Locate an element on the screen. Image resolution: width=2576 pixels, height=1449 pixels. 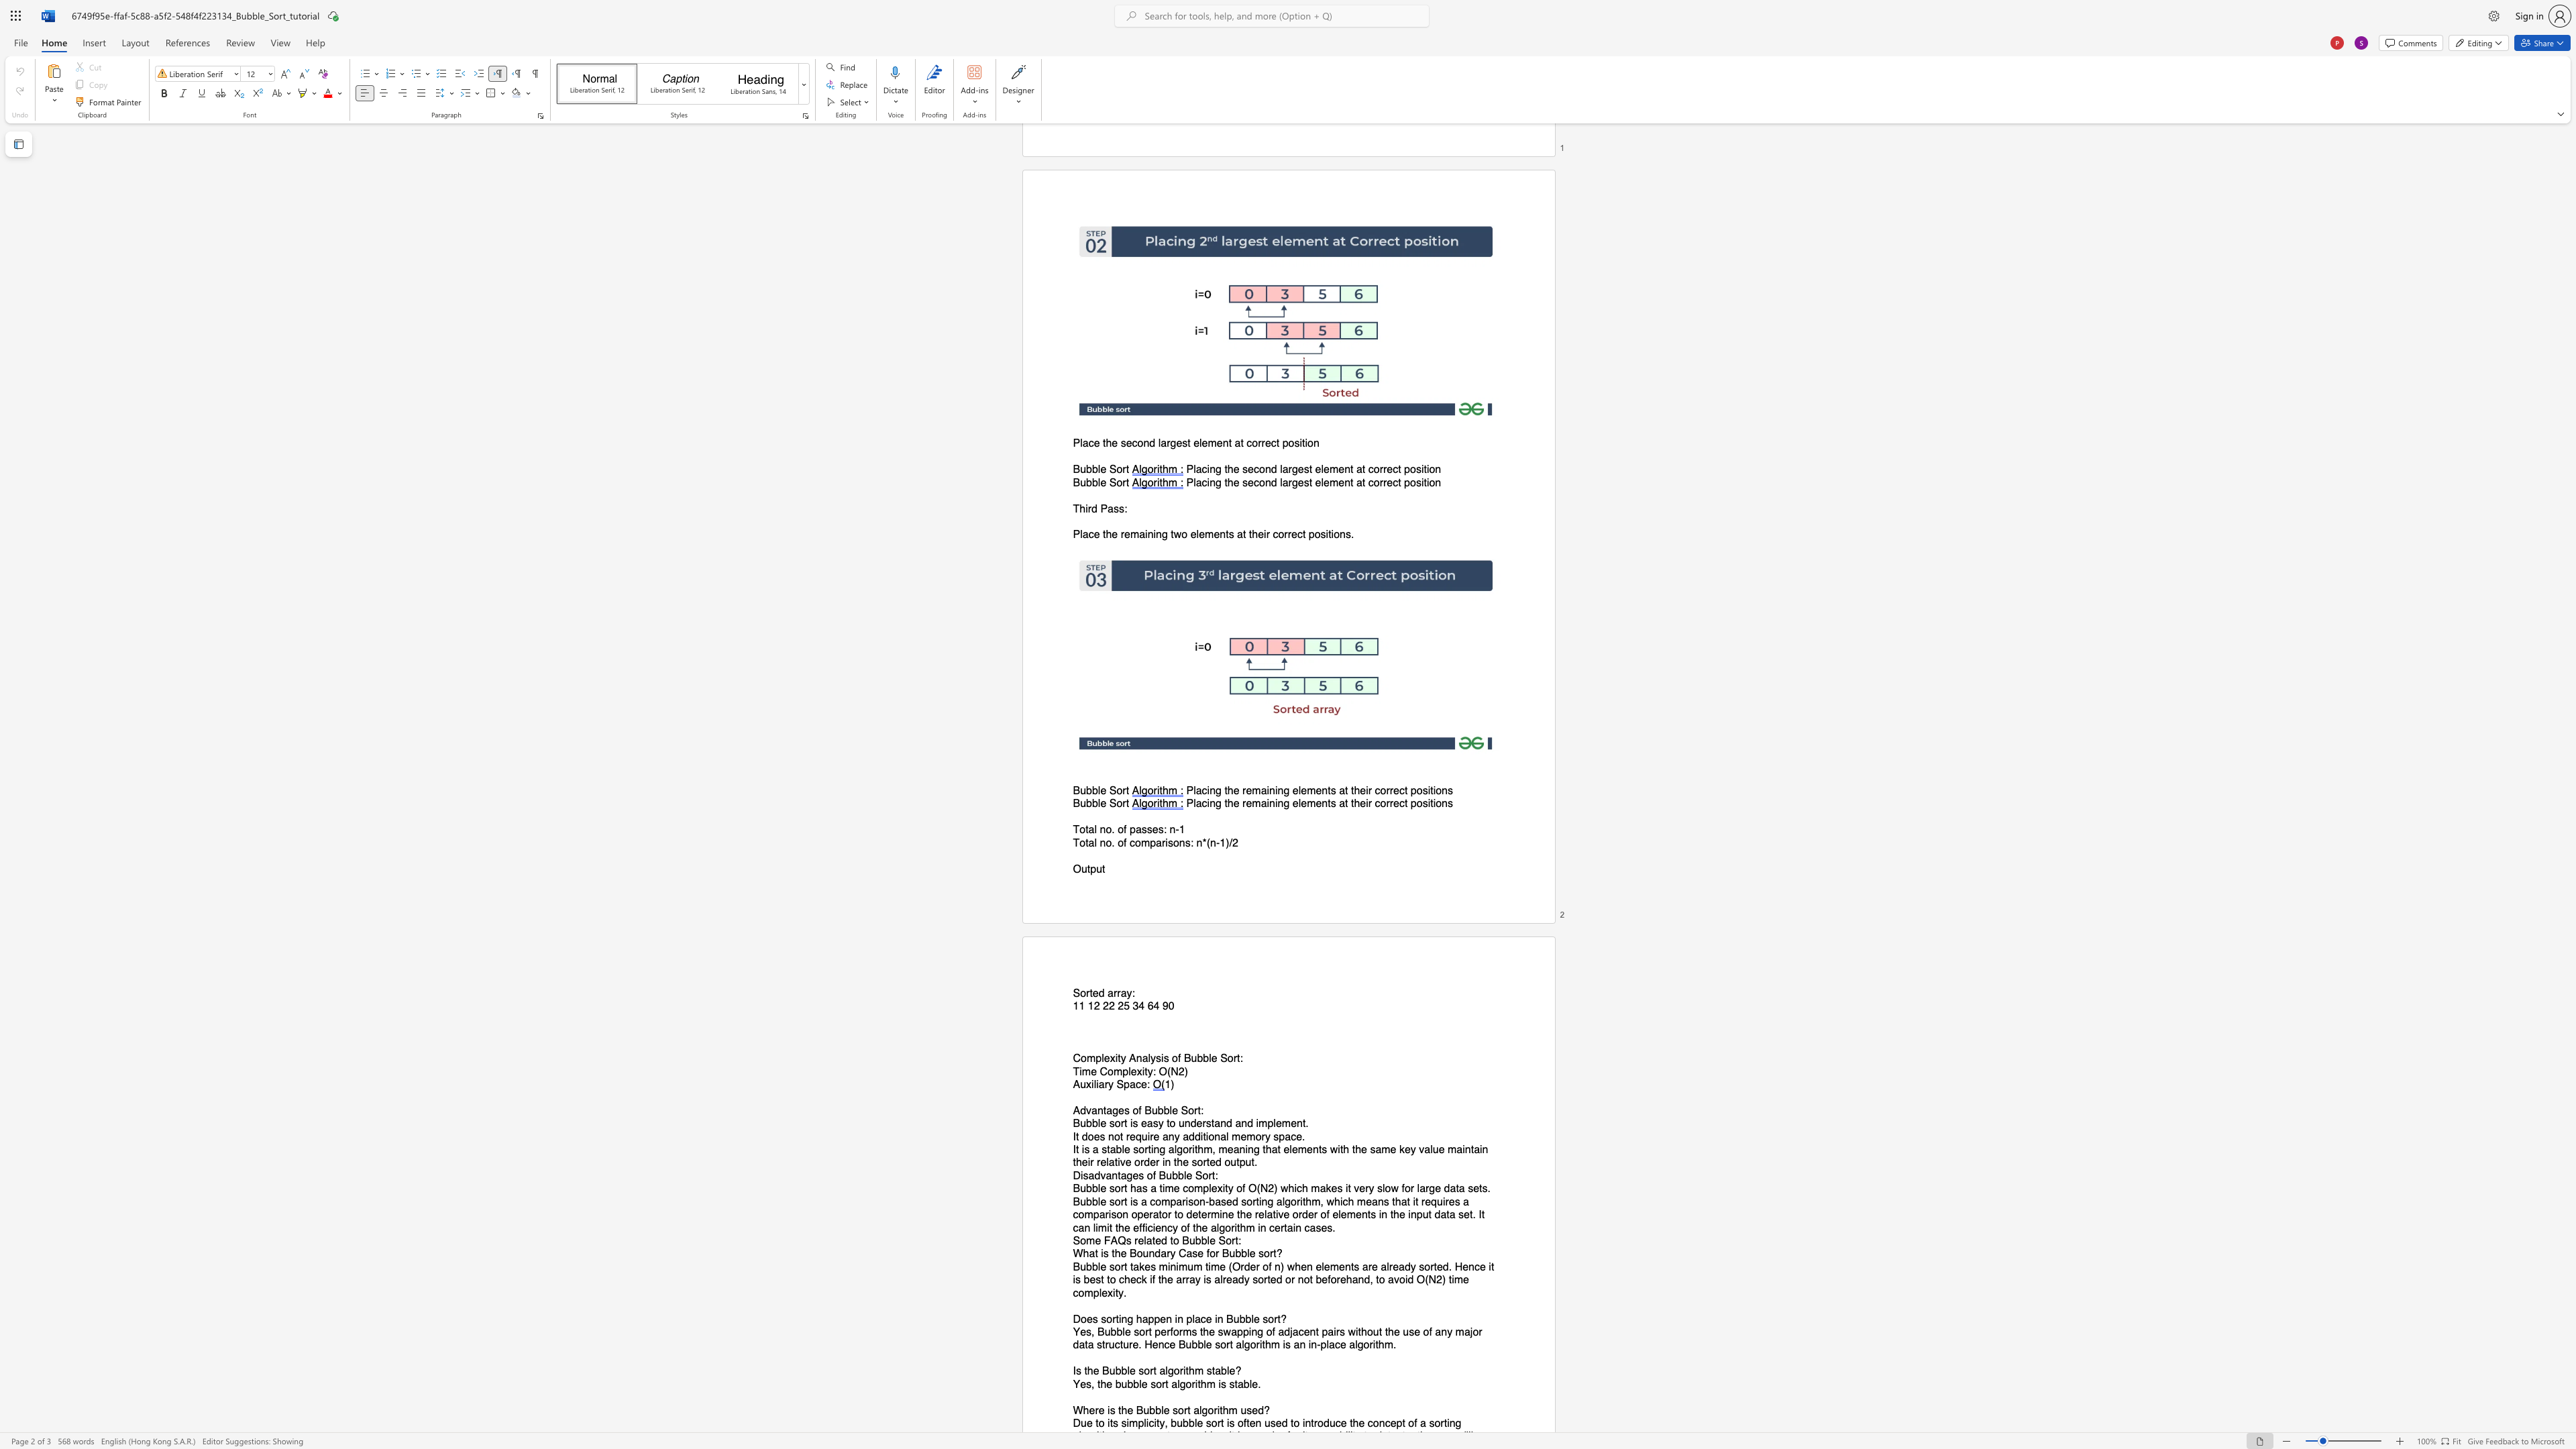
the 2th character "i" in the text is located at coordinates (1161, 1058).